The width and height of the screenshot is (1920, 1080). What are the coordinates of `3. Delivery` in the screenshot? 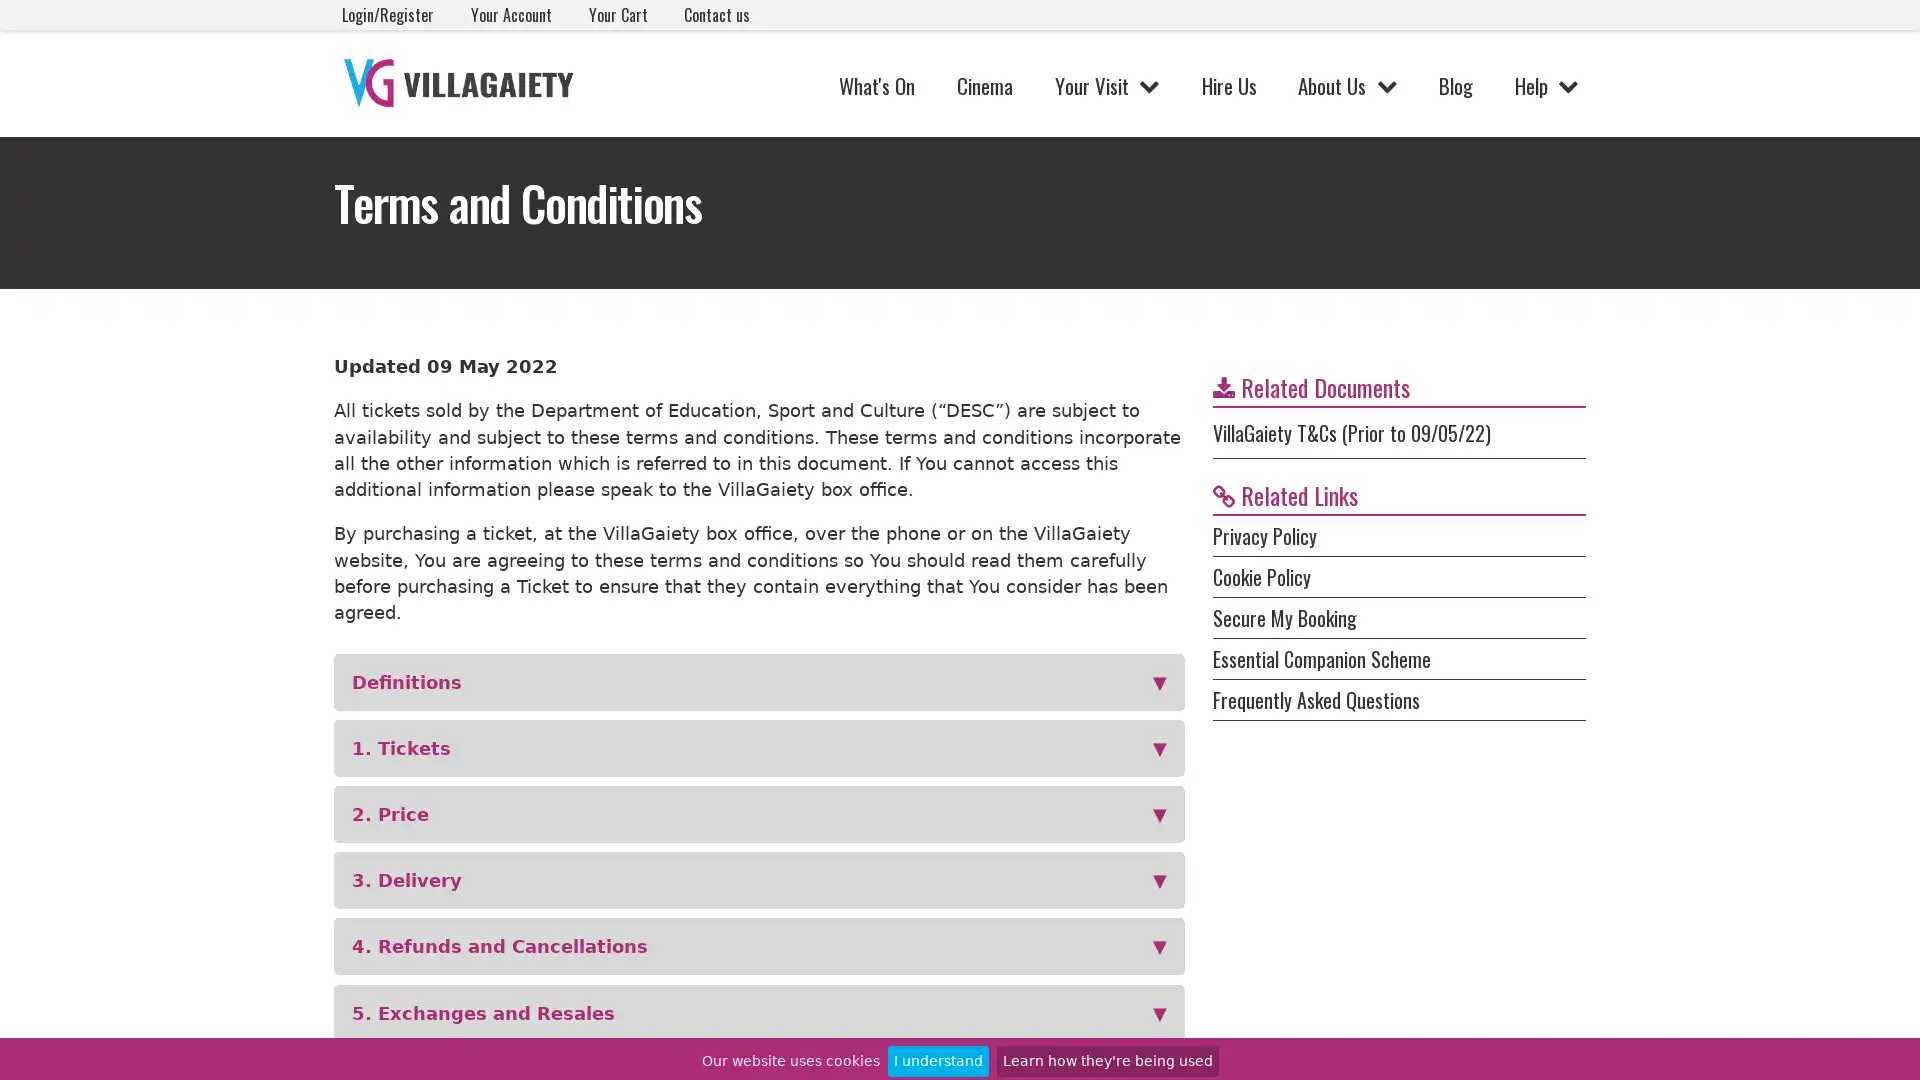 It's located at (758, 879).